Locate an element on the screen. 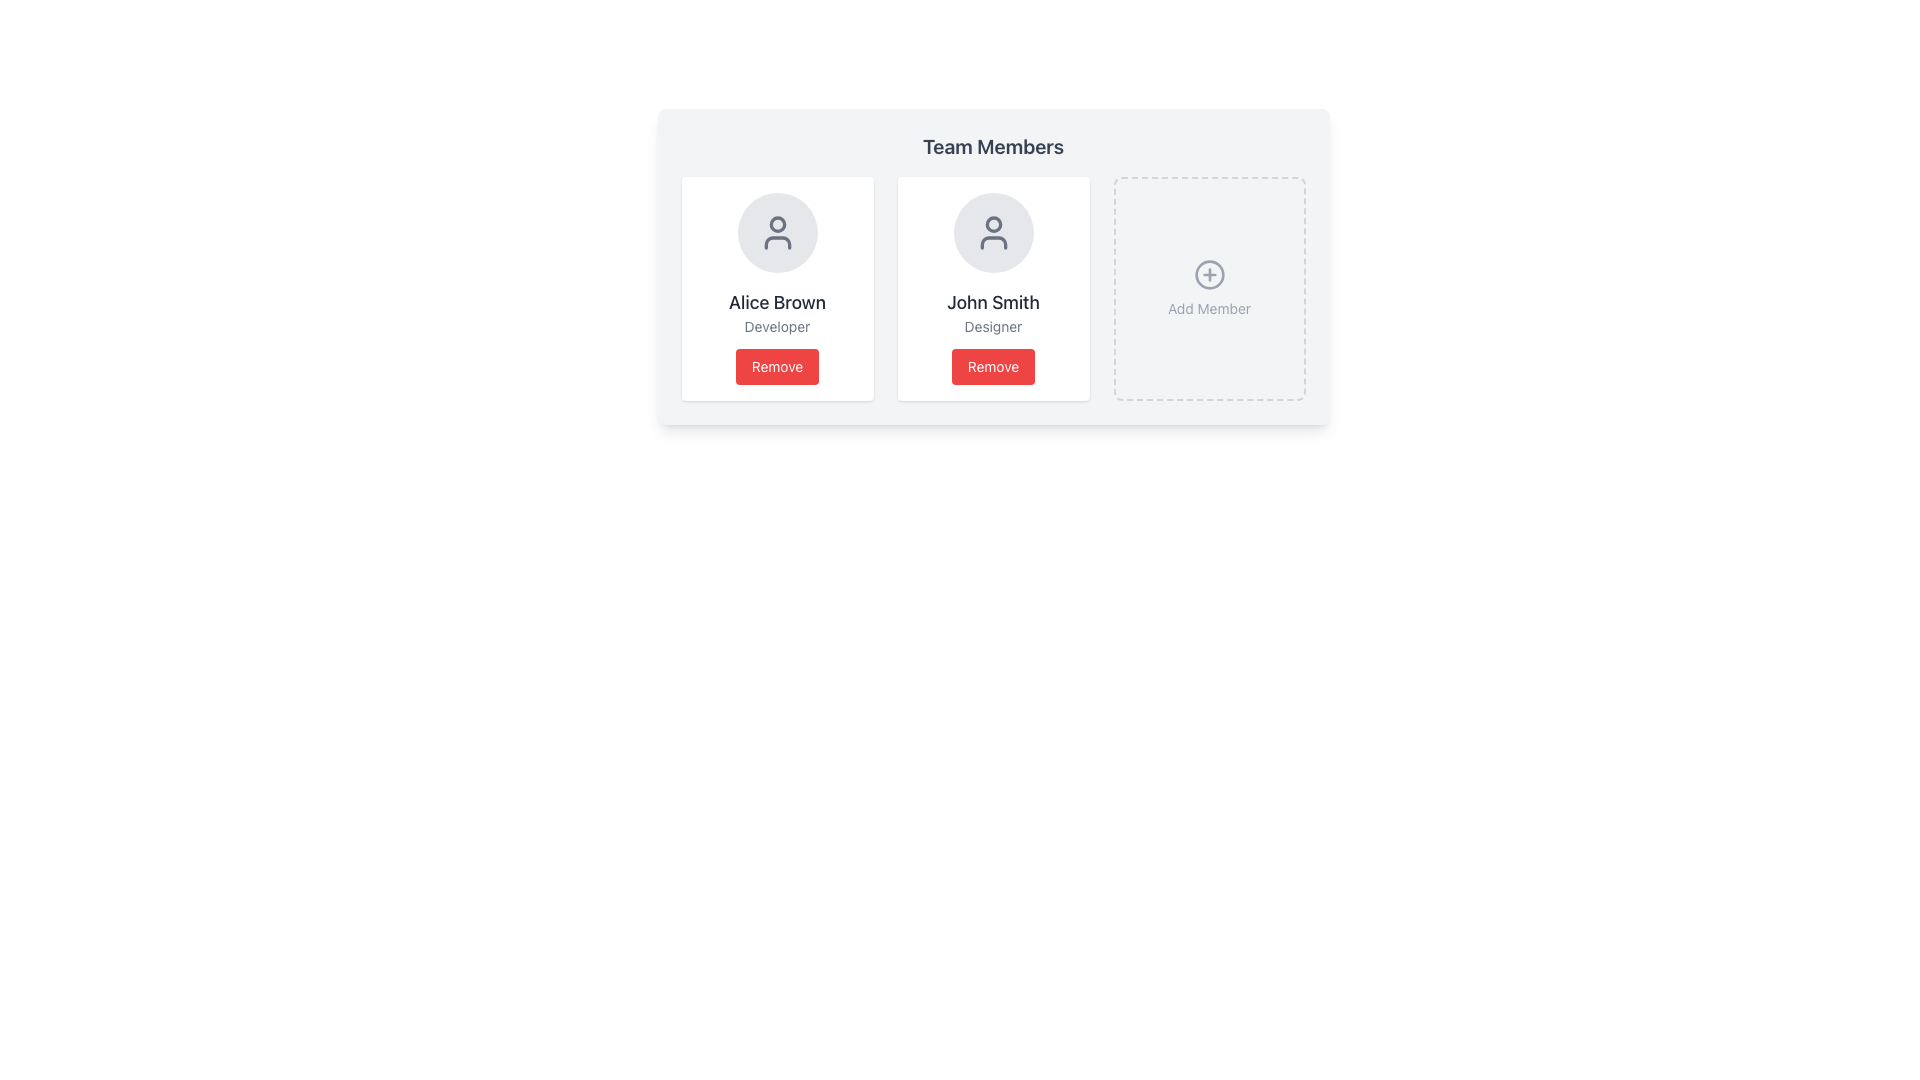 The width and height of the screenshot is (1920, 1080). the text label reading 'Designer', which is styled with a small font size and gray color, located directly below 'John Smith' in the second team member card is located at coordinates (993, 326).